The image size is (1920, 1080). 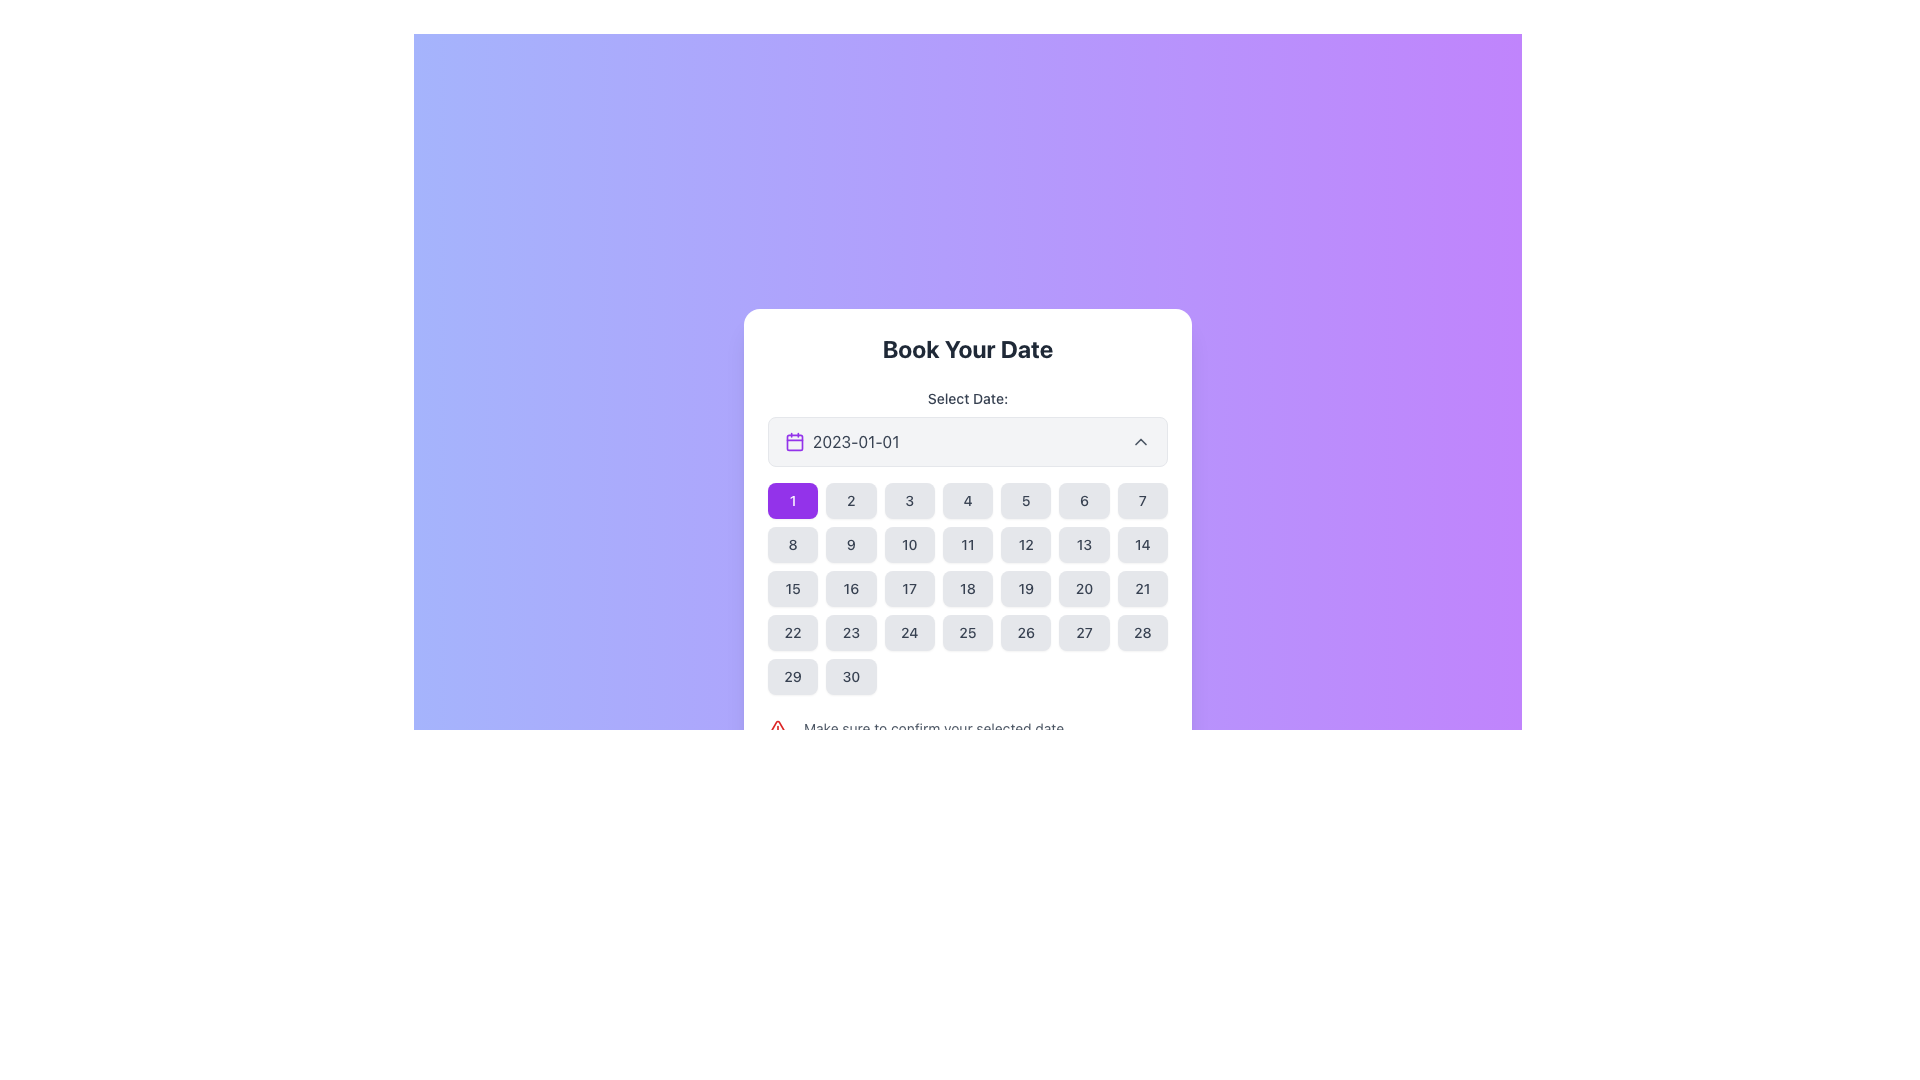 What do you see at coordinates (851, 544) in the screenshot?
I see `the rounded rectangular button with a light gray background featuring the numeral '9'` at bounding box center [851, 544].